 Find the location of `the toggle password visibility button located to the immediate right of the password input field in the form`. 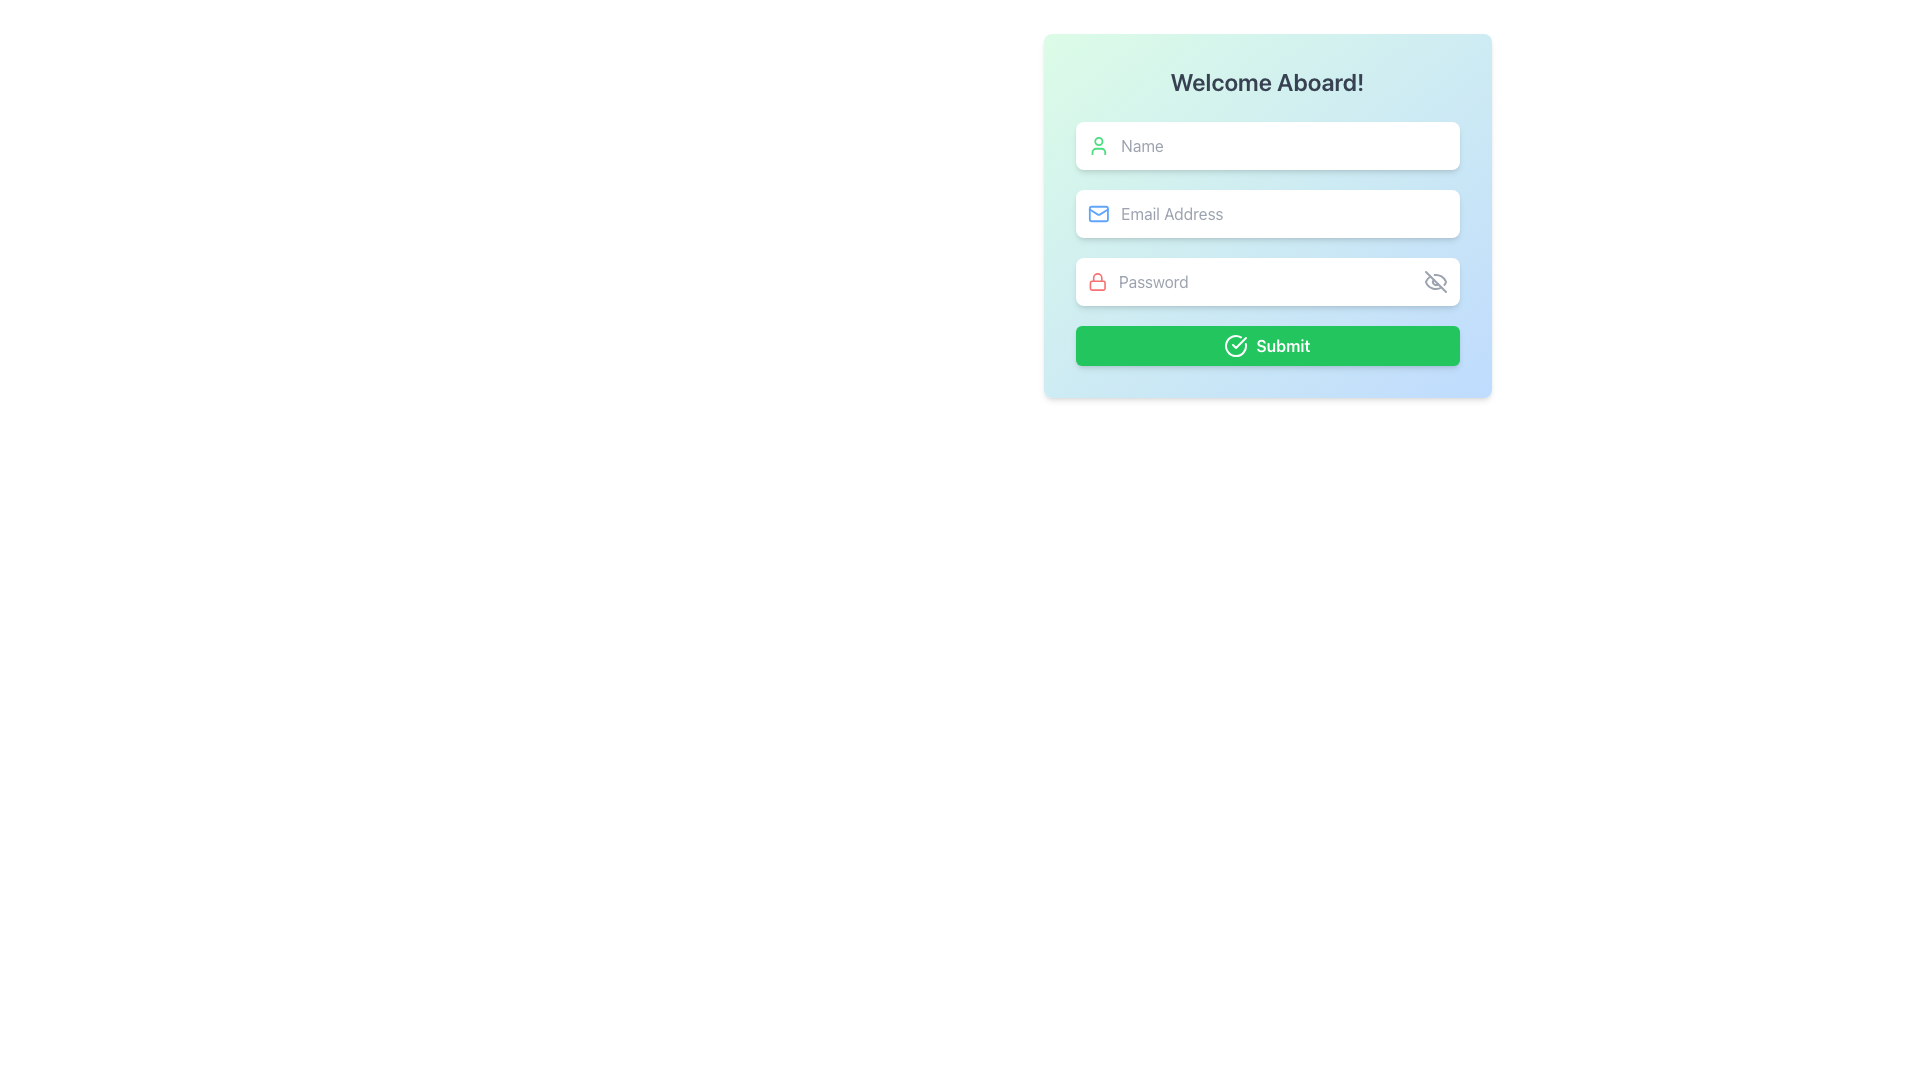

the toggle password visibility button located to the immediate right of the password input field in the form is located at coordinates (1434, 281).